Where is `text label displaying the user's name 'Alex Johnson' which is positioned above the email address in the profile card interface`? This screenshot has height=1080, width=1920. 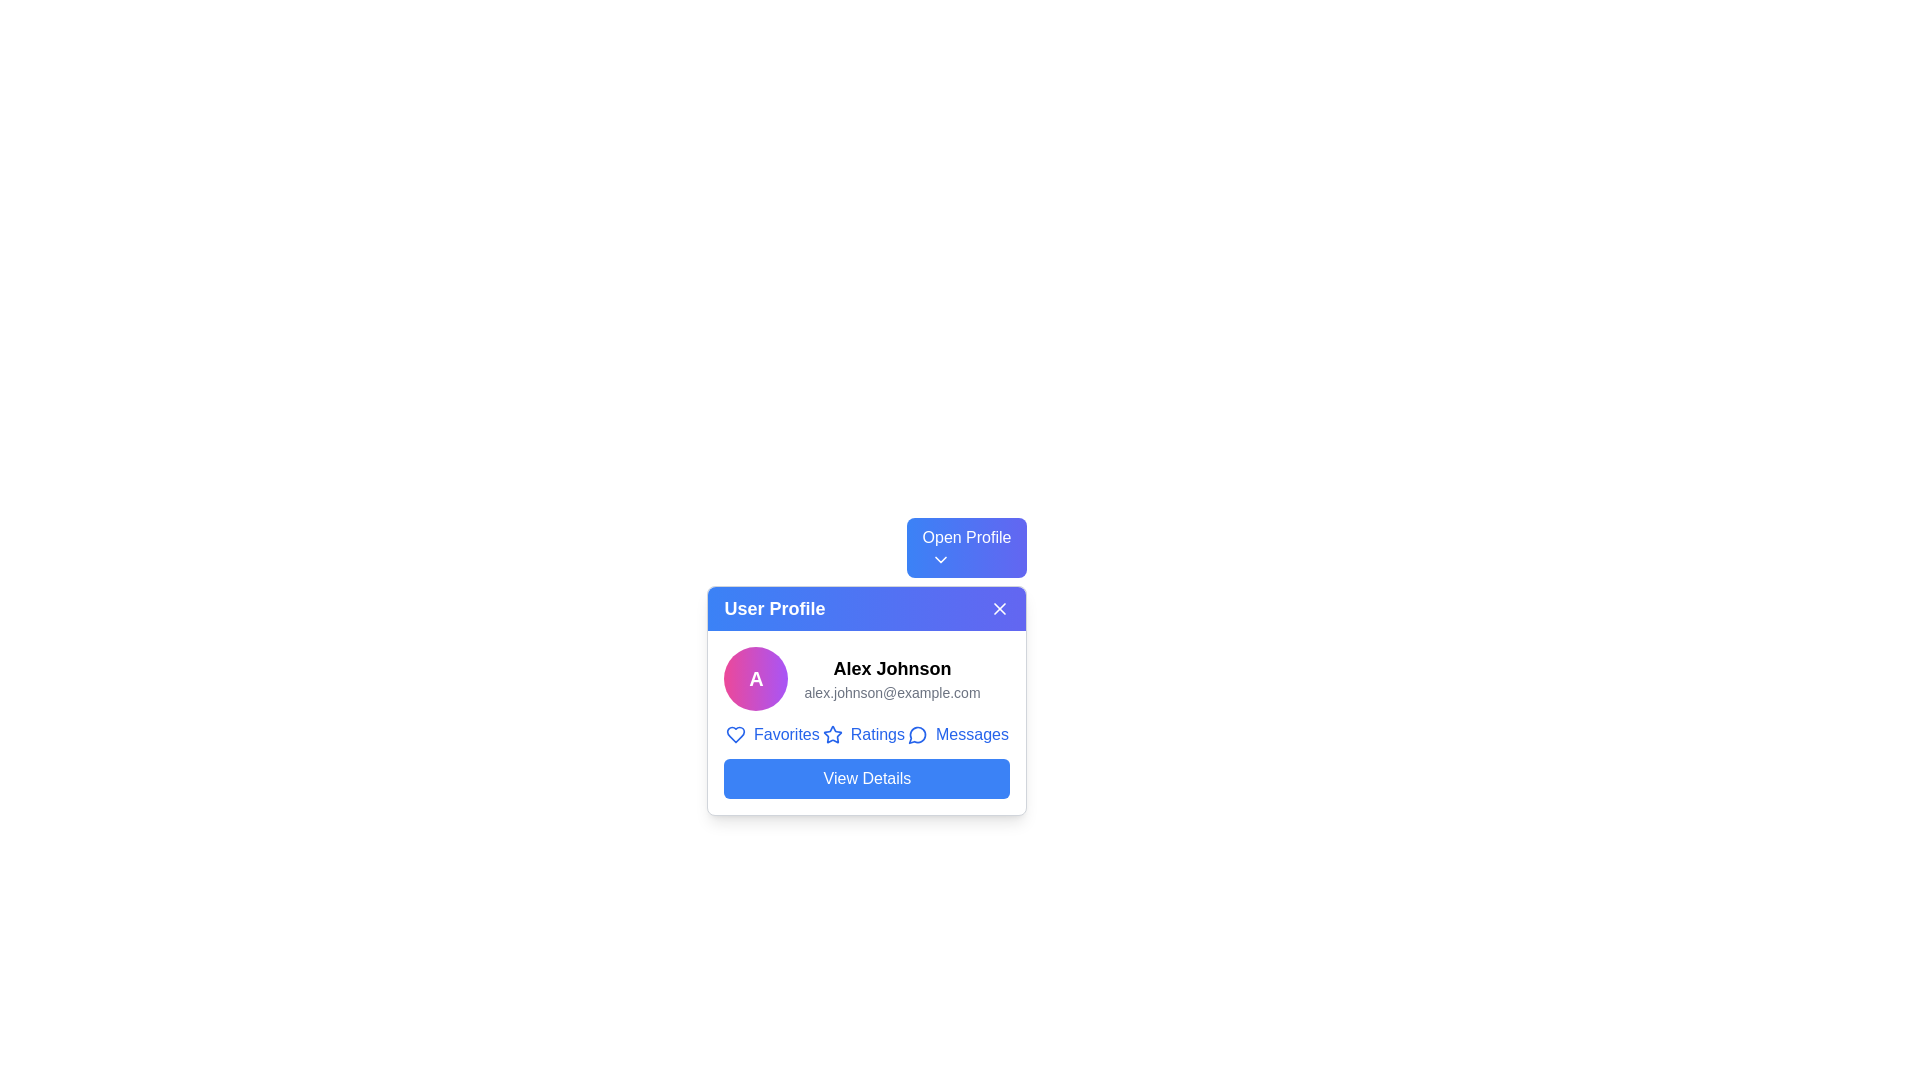
text label displaying the user's name 'Alex Johnson' which is positioned above the email address in the profile card interface is located at coordinates (891, 668).